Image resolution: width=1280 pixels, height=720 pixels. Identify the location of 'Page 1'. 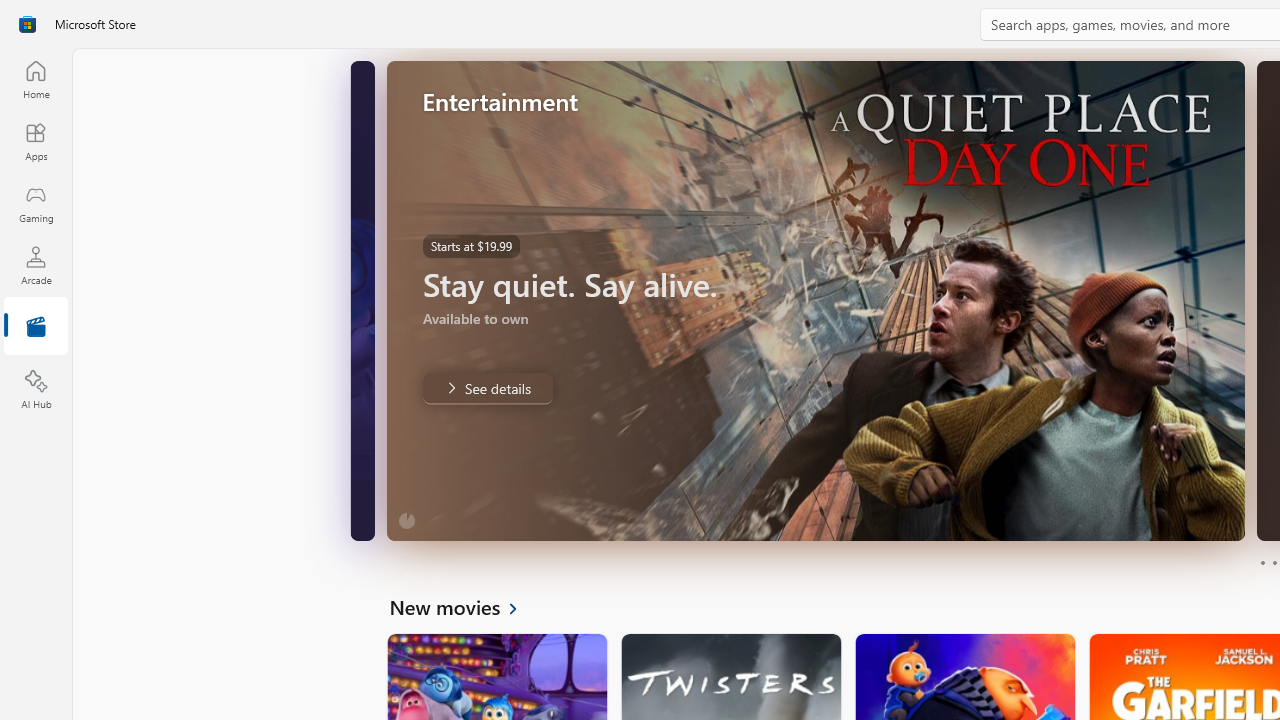
(1261, 563).